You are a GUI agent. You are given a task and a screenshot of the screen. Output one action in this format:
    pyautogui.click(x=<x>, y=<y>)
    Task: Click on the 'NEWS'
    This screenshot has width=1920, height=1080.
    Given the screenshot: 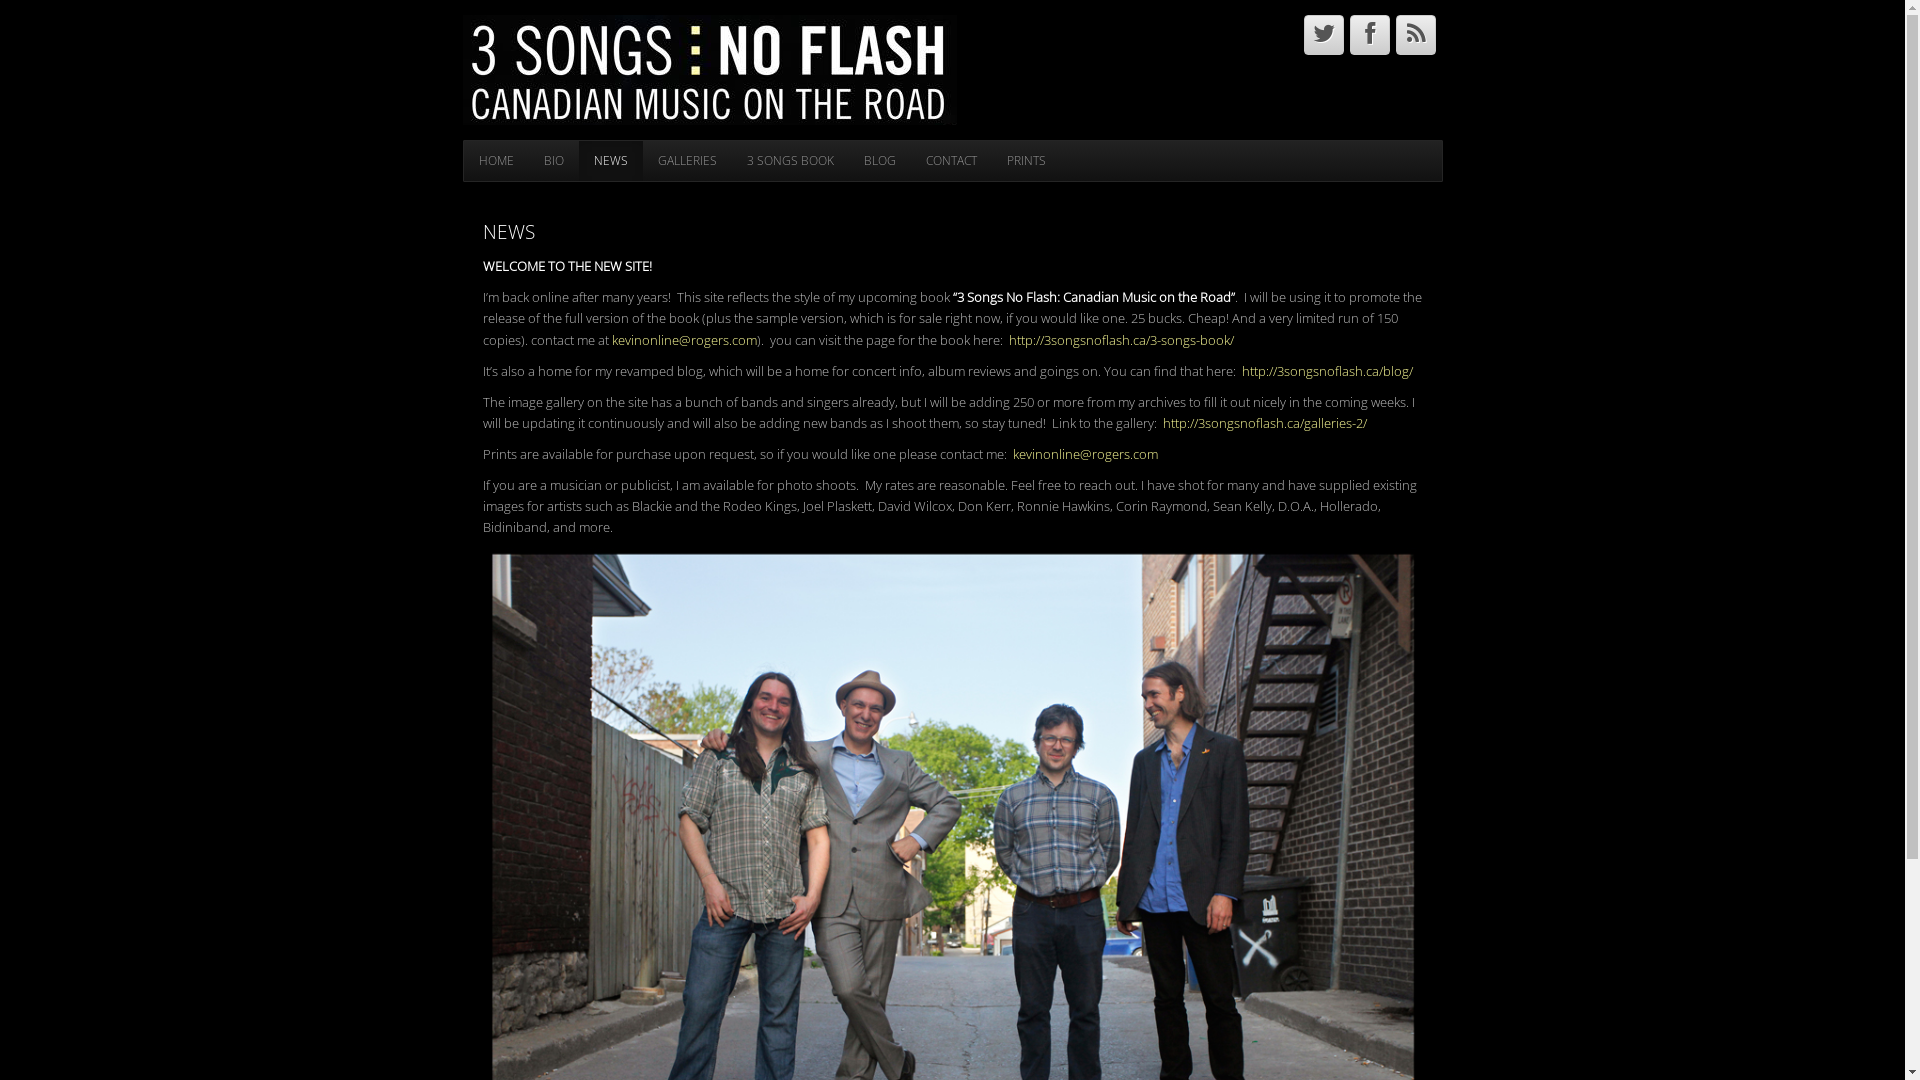 What is the action you would take?
    pyautogui.click(x=576, y=160)
    